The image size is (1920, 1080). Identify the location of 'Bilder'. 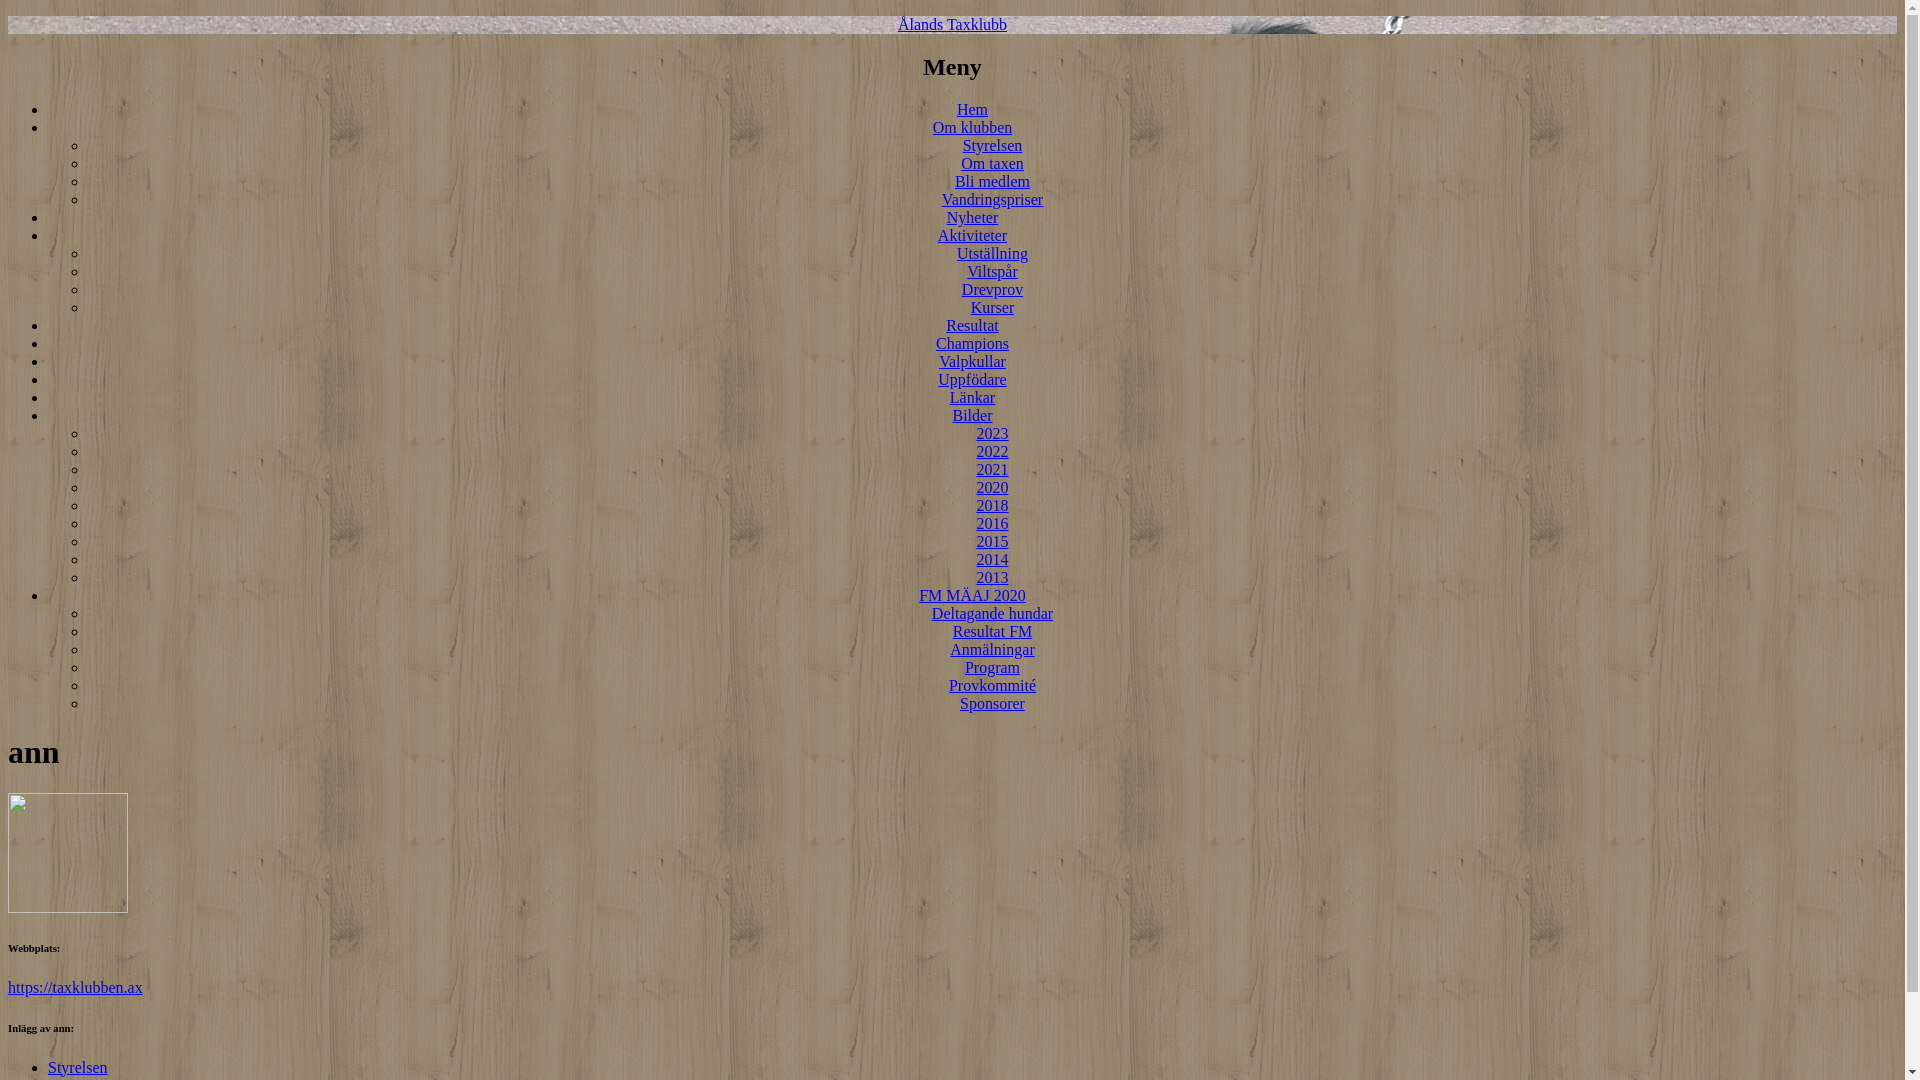
(972, 414).